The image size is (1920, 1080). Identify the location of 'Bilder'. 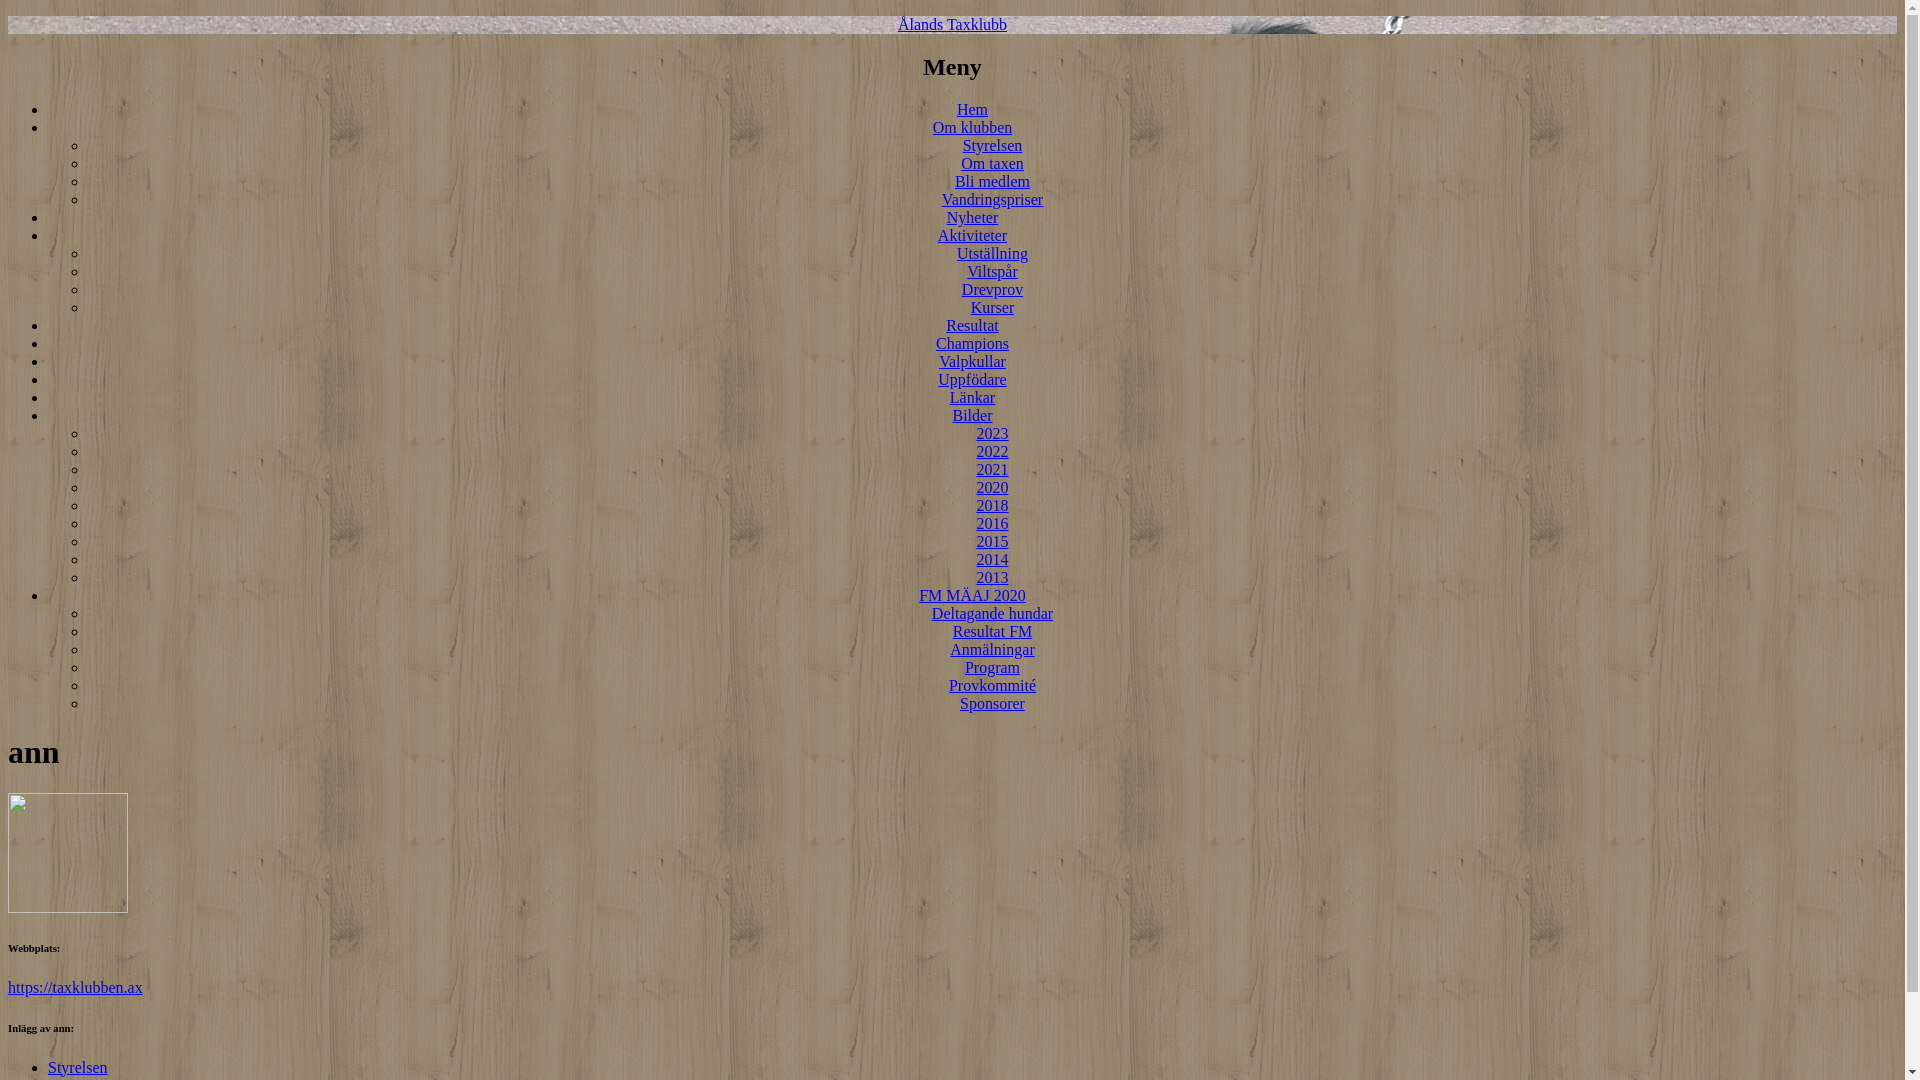
(972, 414).